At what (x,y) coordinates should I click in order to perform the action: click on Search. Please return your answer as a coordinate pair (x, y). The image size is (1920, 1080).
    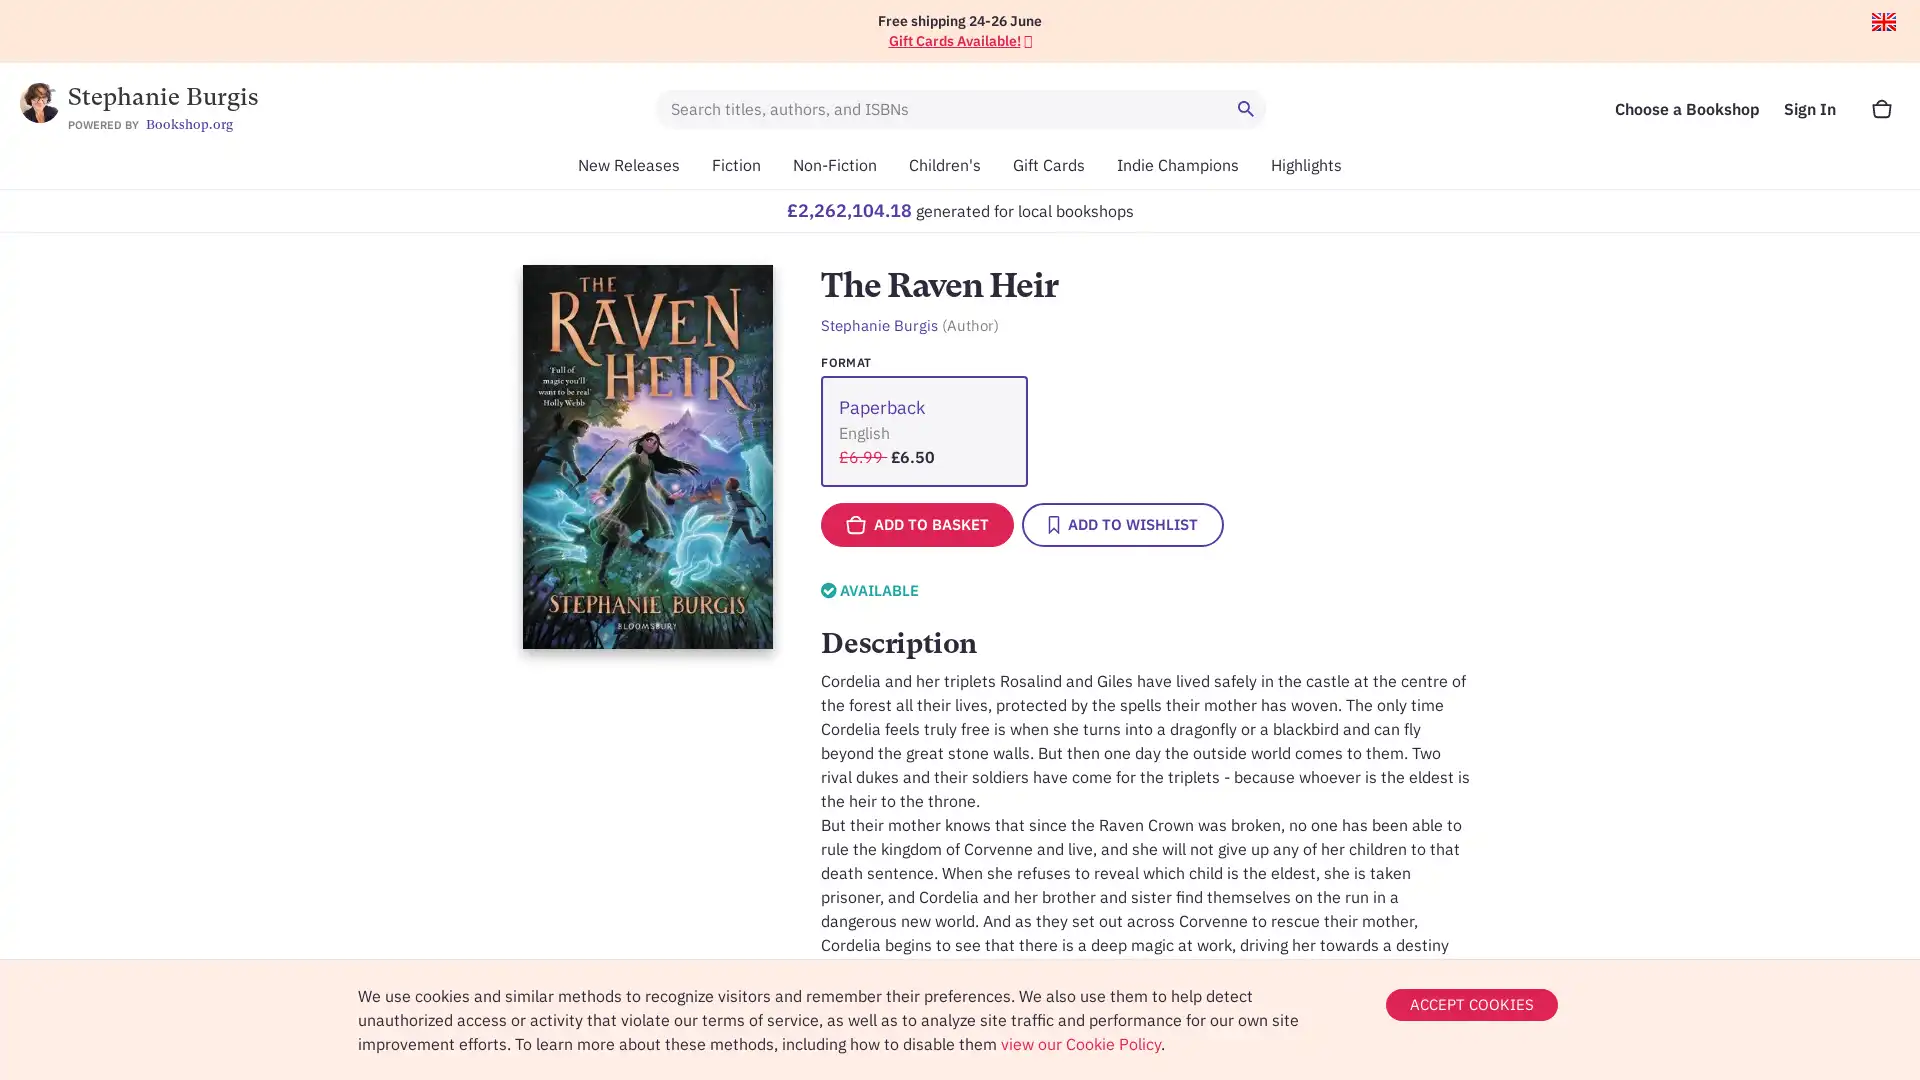
    Looking at the image, I should click on (1247, 108).